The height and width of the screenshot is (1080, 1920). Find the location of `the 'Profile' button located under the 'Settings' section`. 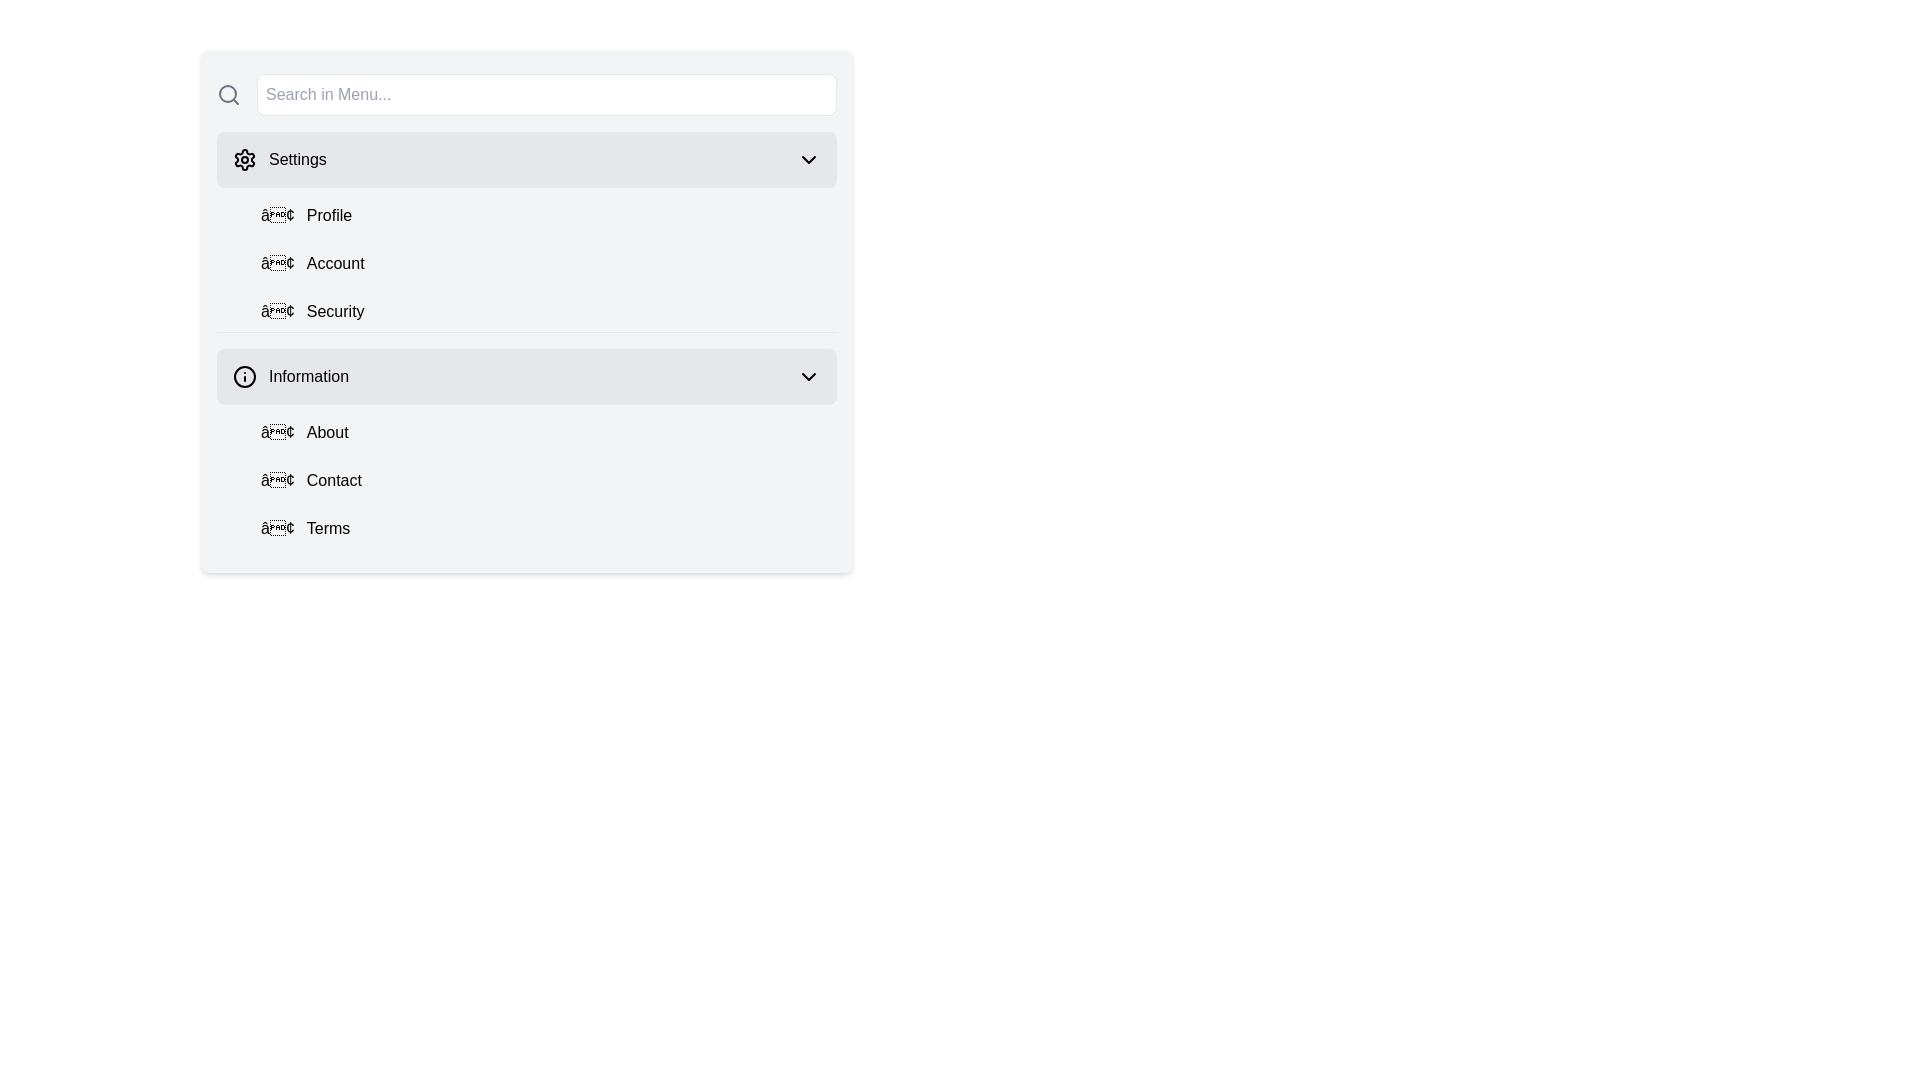

the 'Profile' button located under the 'Settings' section is located at coordinates (527, 216).